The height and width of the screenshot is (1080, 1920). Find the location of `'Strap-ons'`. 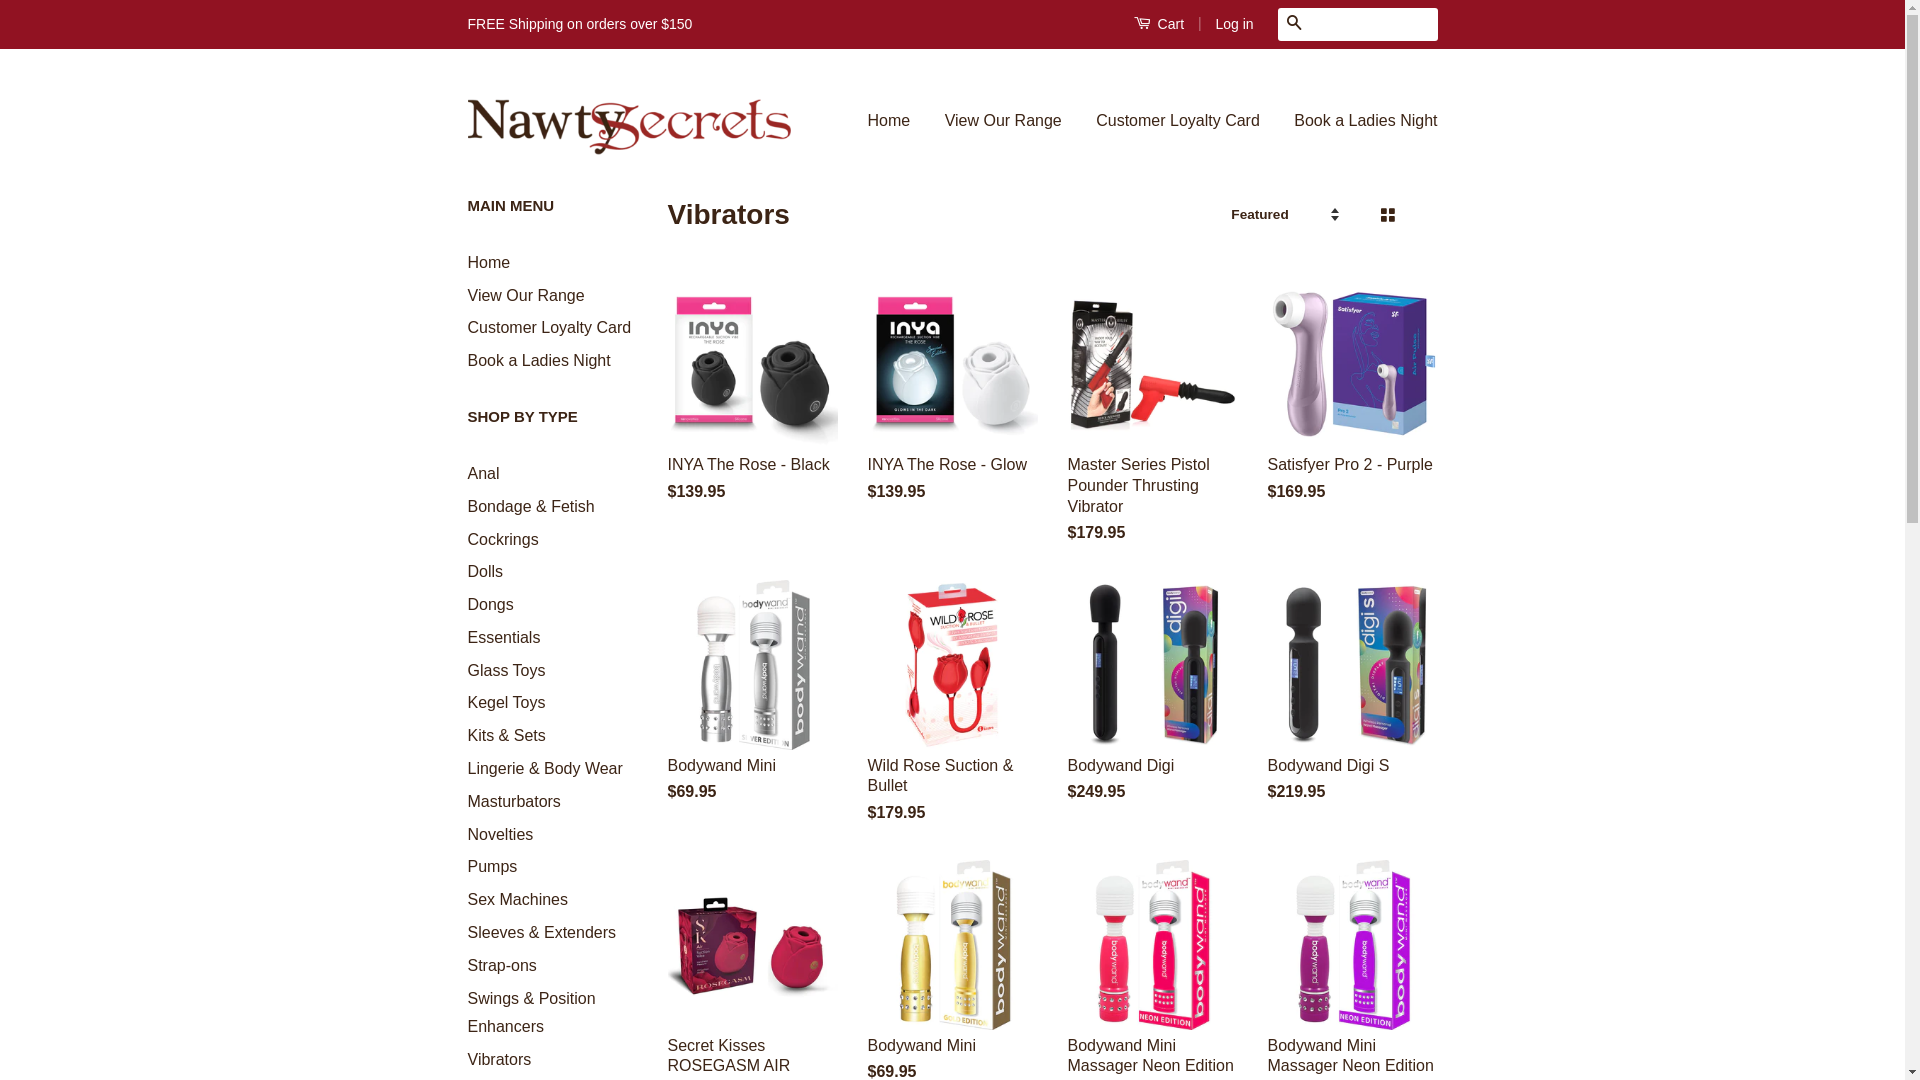

'Strap-ons' is located at coordinates (502, 964).